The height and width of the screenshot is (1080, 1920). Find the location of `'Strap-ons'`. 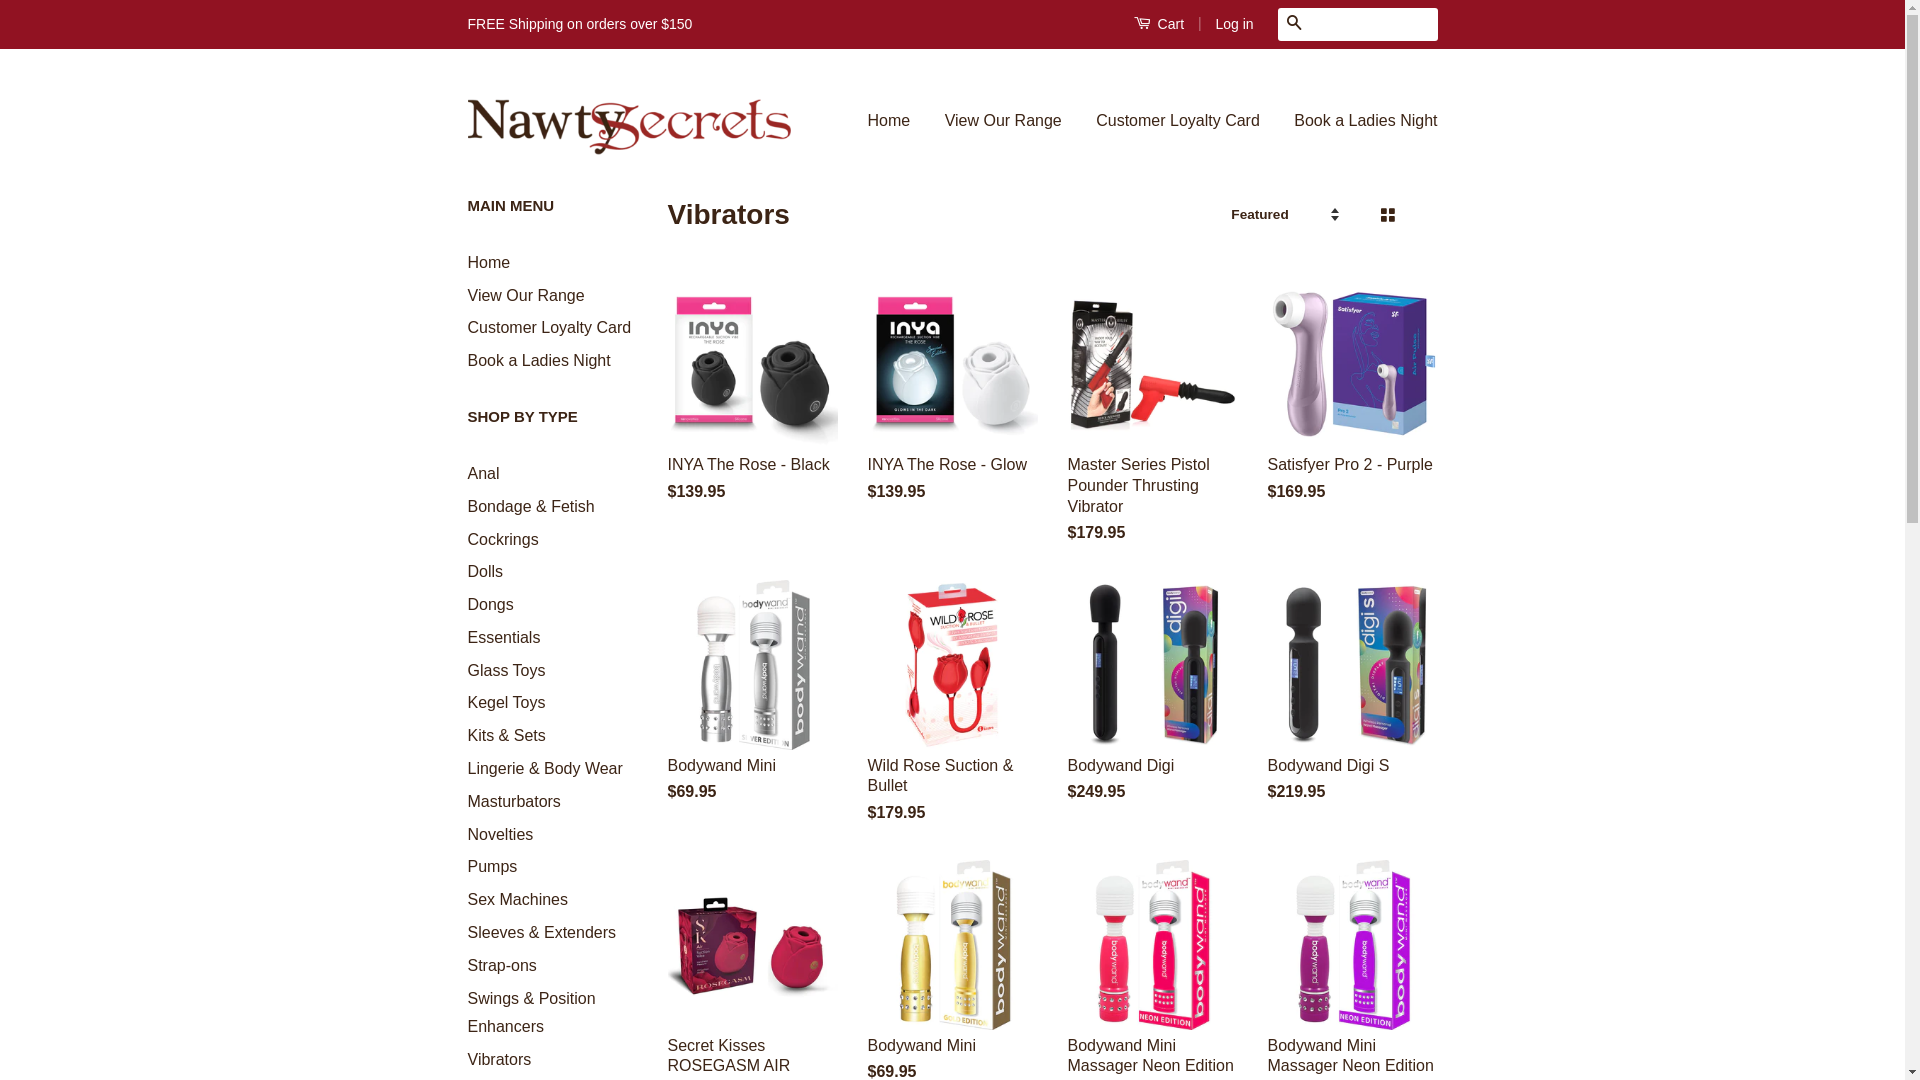

'Strap-ons' is located at coordinates (502, 964).